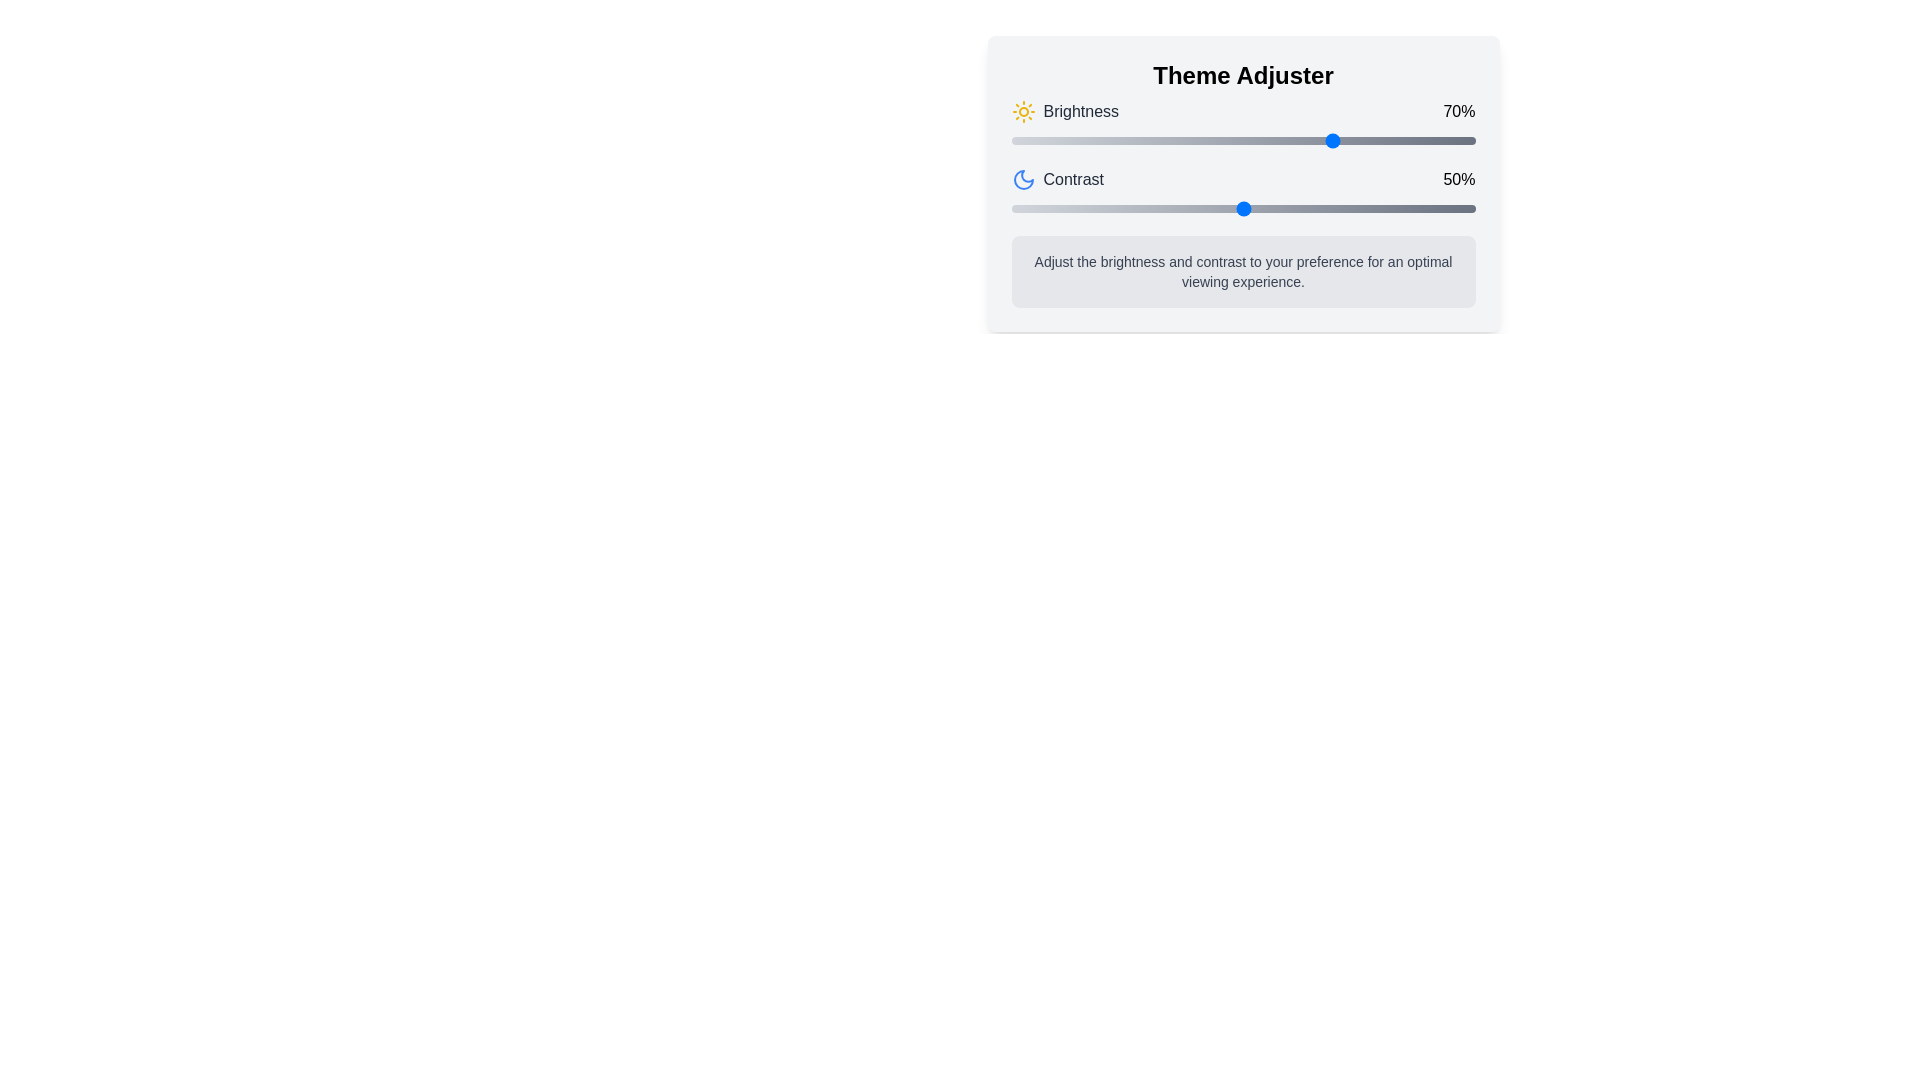  I want to click on the contrast level, so click(1322, 208).